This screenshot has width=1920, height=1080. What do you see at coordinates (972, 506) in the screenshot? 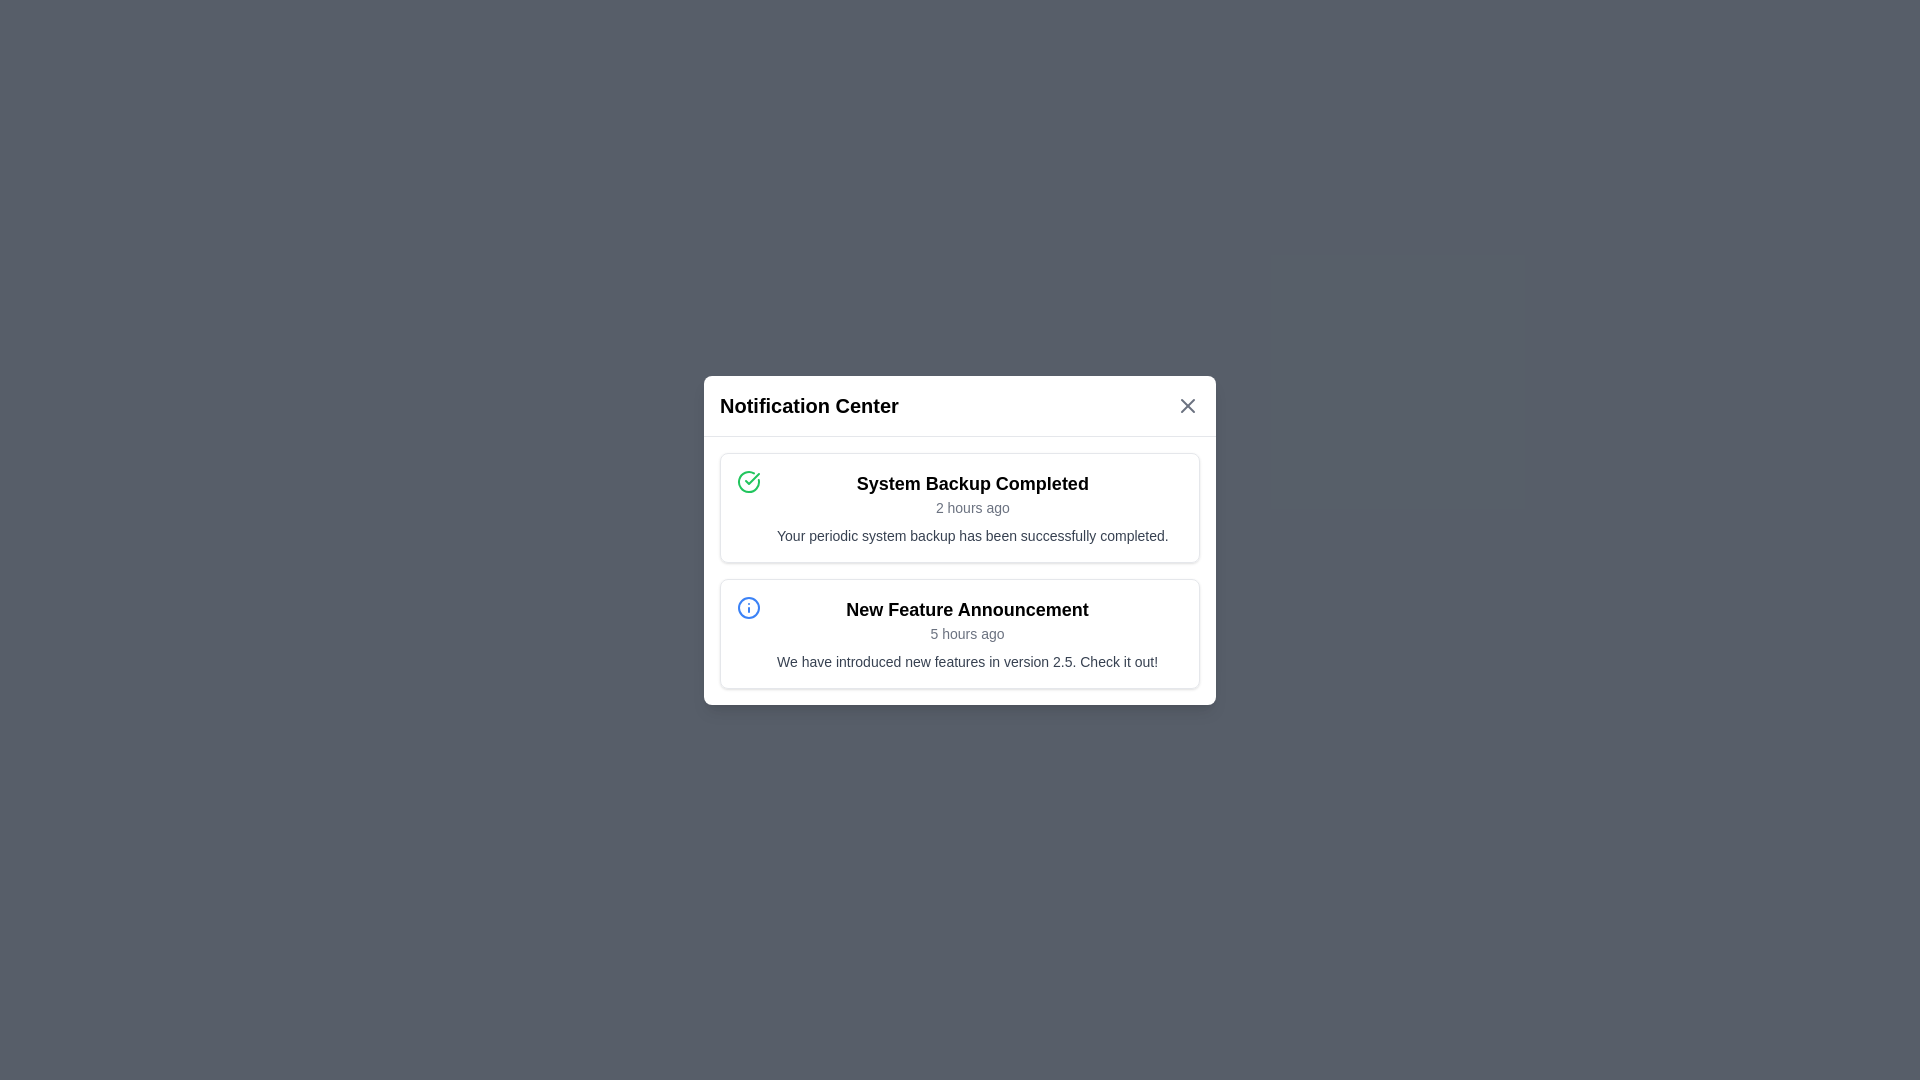
I see `information displayed in the Notification message indicating the successful completion of a system backup` at bounding box center [972, 506].